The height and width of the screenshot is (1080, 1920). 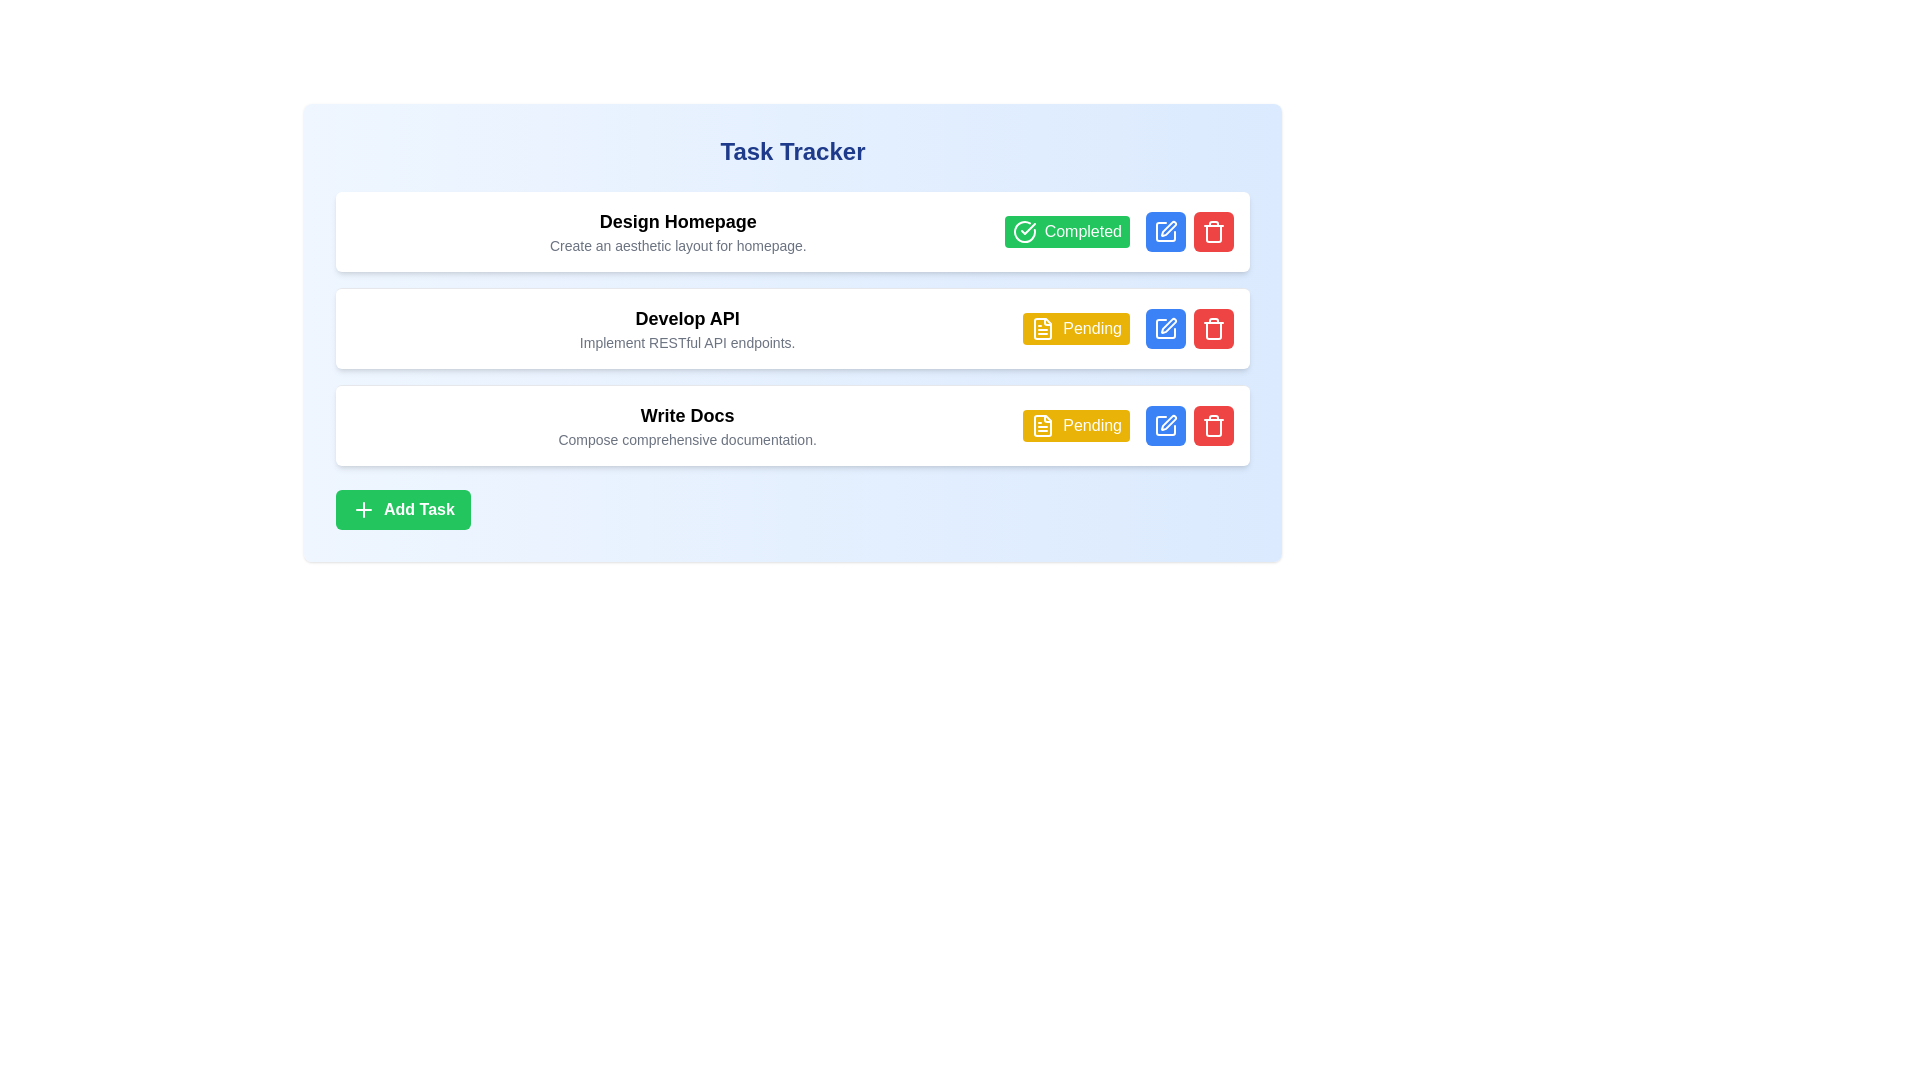 I want to click on the blue button with a pen icon located in the right corner of the last task (Write Docs) row in the task tracker interface, so click(x=1166, y=424).